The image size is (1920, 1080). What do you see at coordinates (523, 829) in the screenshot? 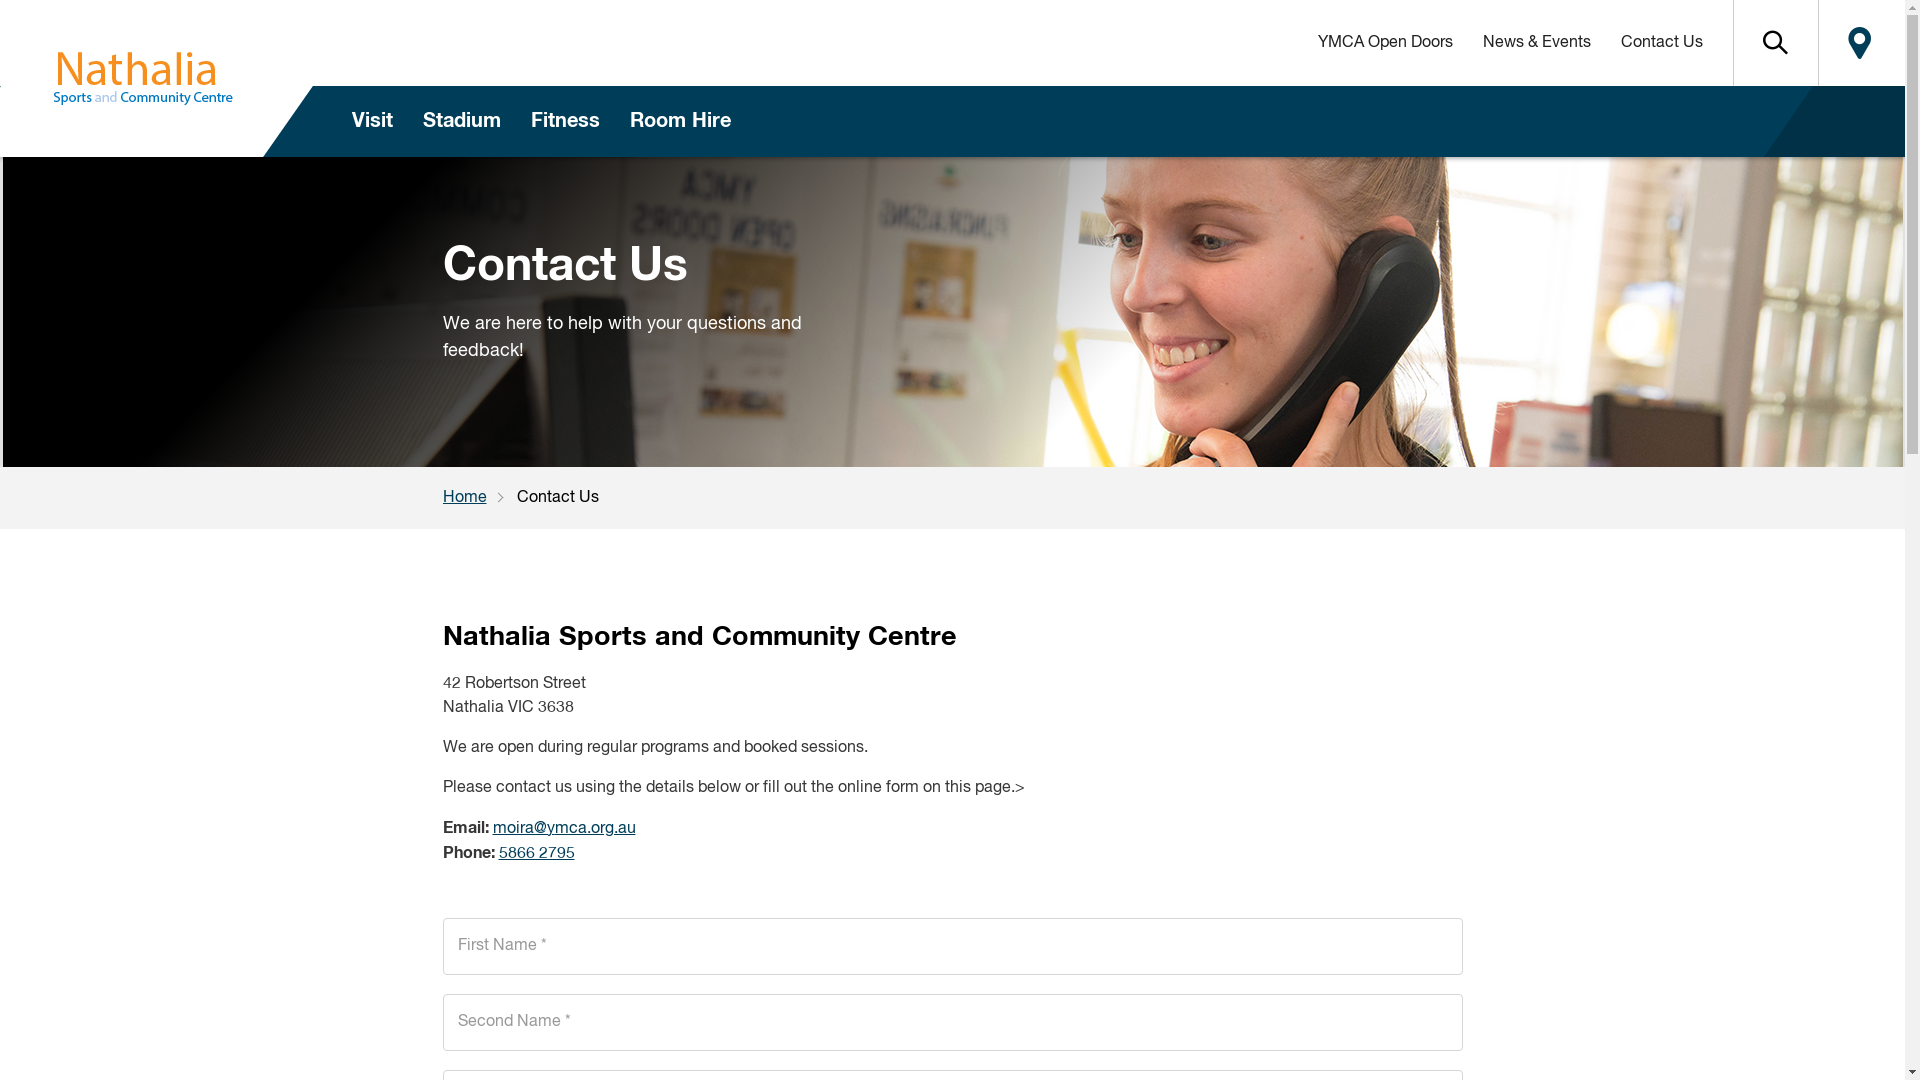
I see `'moira@y'` at bounding box center [523, 829].